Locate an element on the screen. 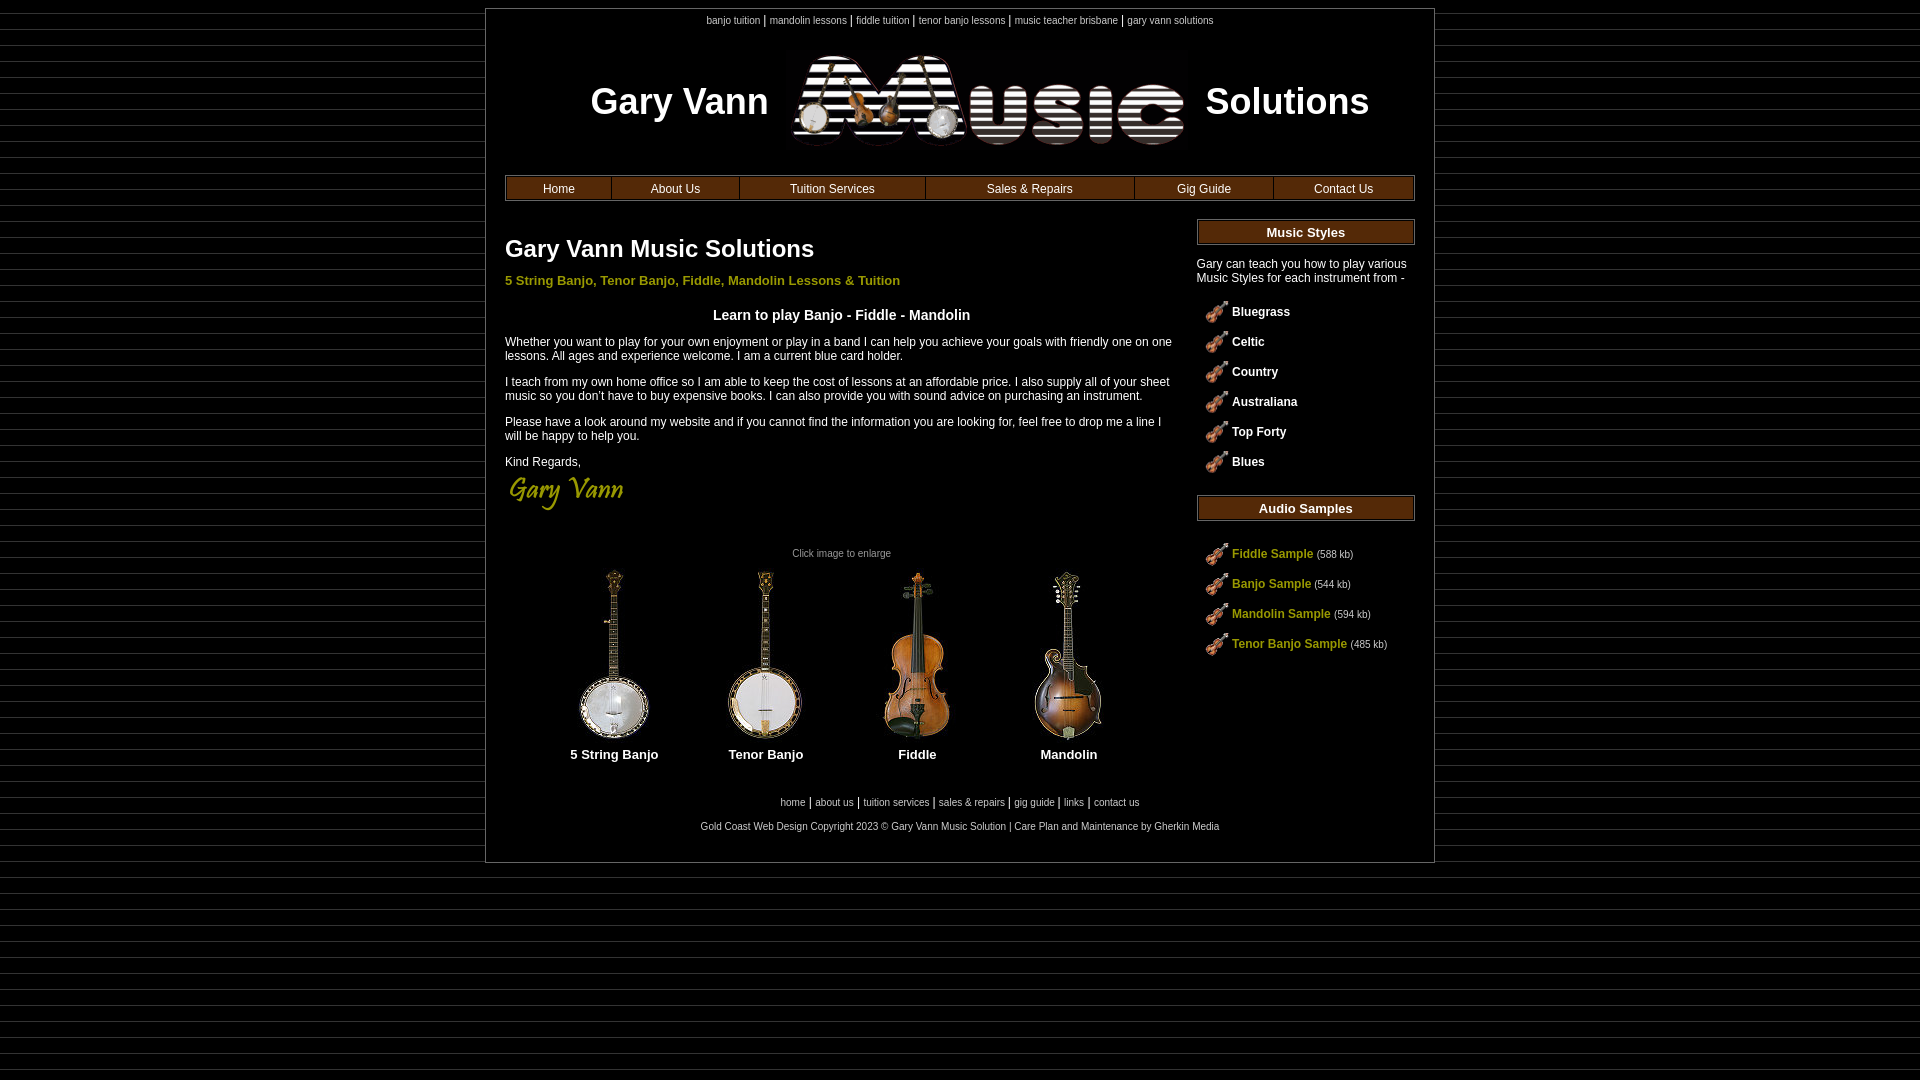 The image size is (1920, 1080). 'about us' is located at coordinates (834, 801).